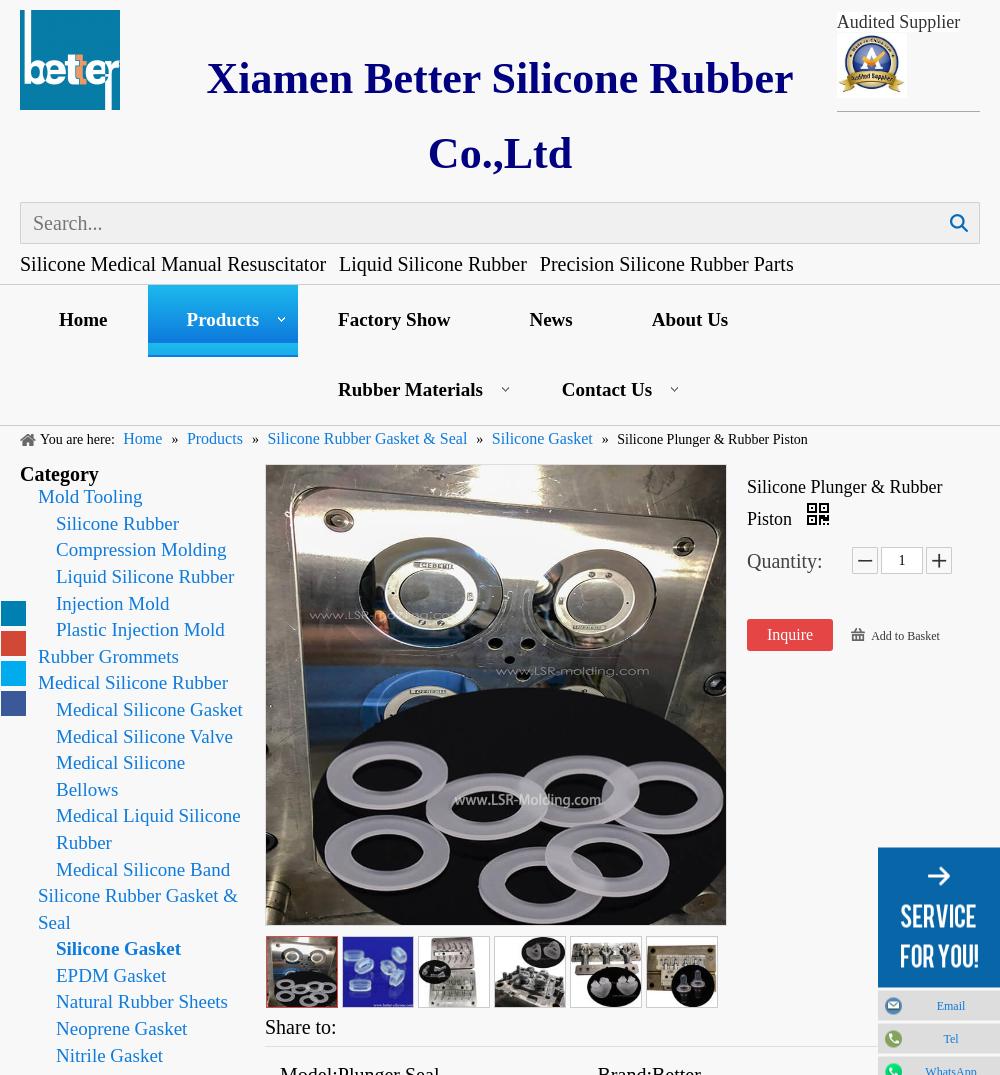 The height and width of the screenshot is (1075, 1000). I want to click on 'Search', so click(909, 221).